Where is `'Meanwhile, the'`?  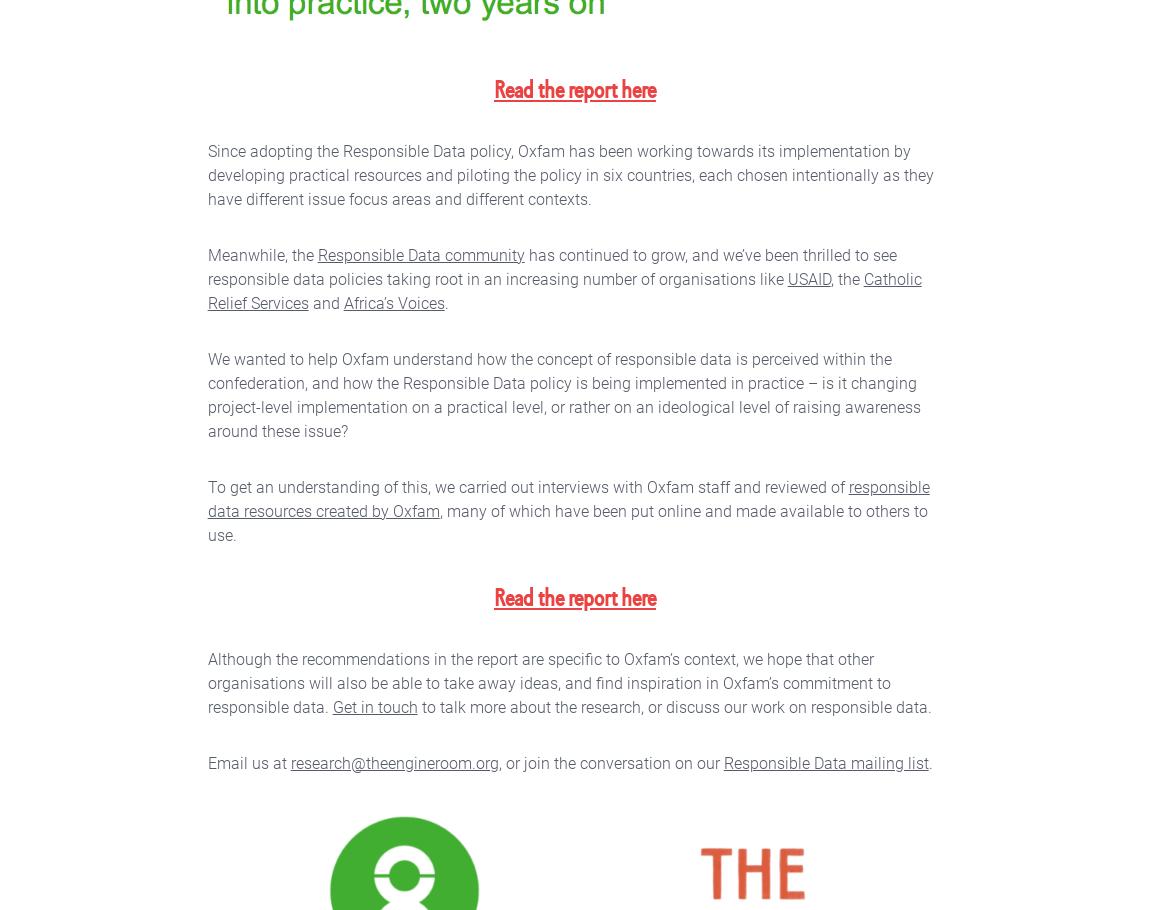 'Meanwhile, the' is located at coordinates (206, 254).